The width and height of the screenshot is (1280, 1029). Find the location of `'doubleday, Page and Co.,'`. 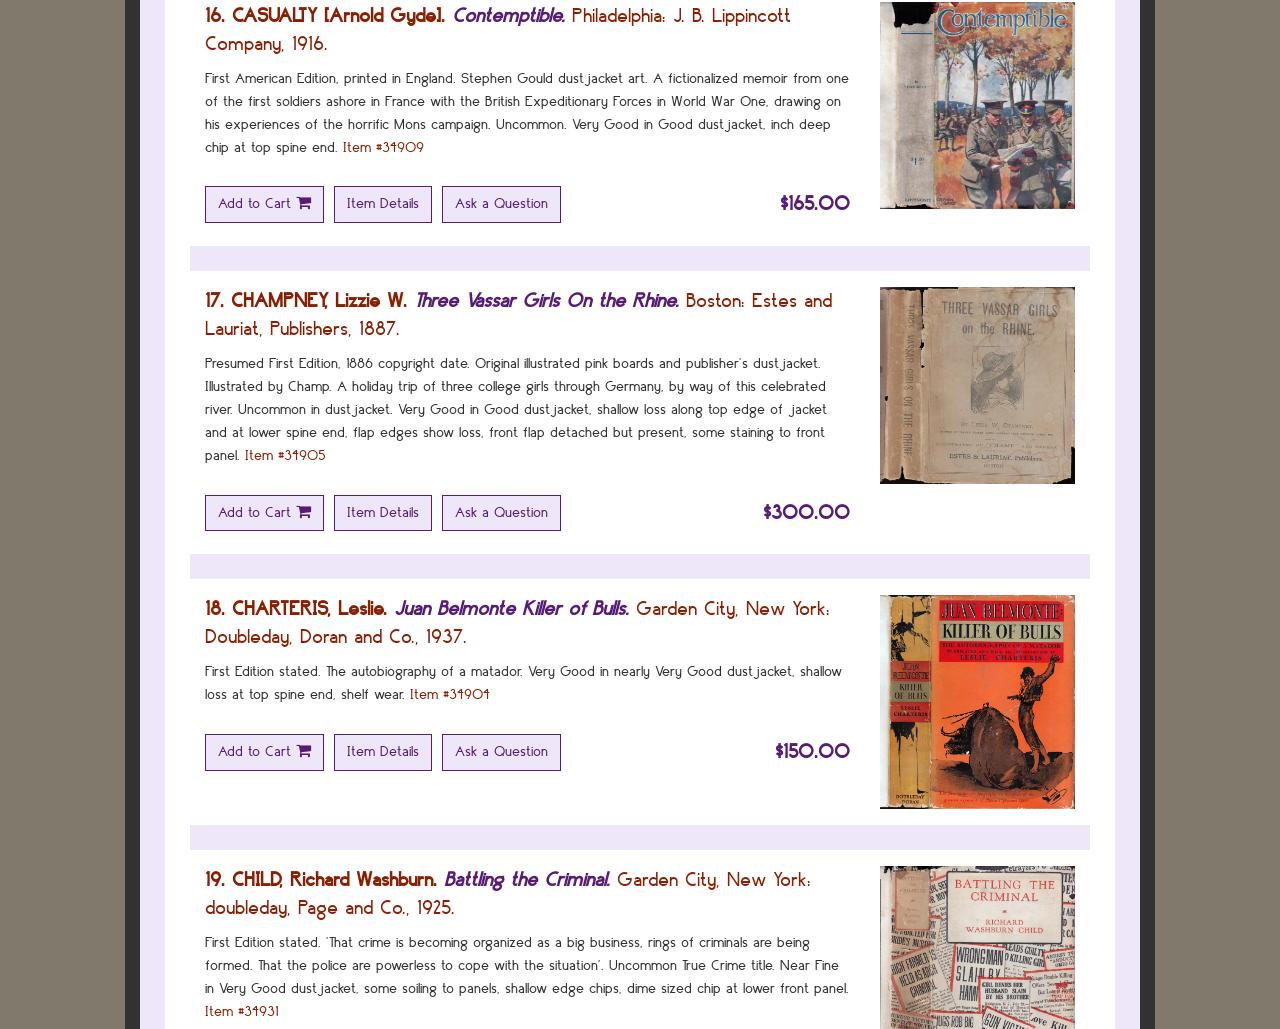

'doubleday, Page and Co.,' is located at coordinates (306, 906).